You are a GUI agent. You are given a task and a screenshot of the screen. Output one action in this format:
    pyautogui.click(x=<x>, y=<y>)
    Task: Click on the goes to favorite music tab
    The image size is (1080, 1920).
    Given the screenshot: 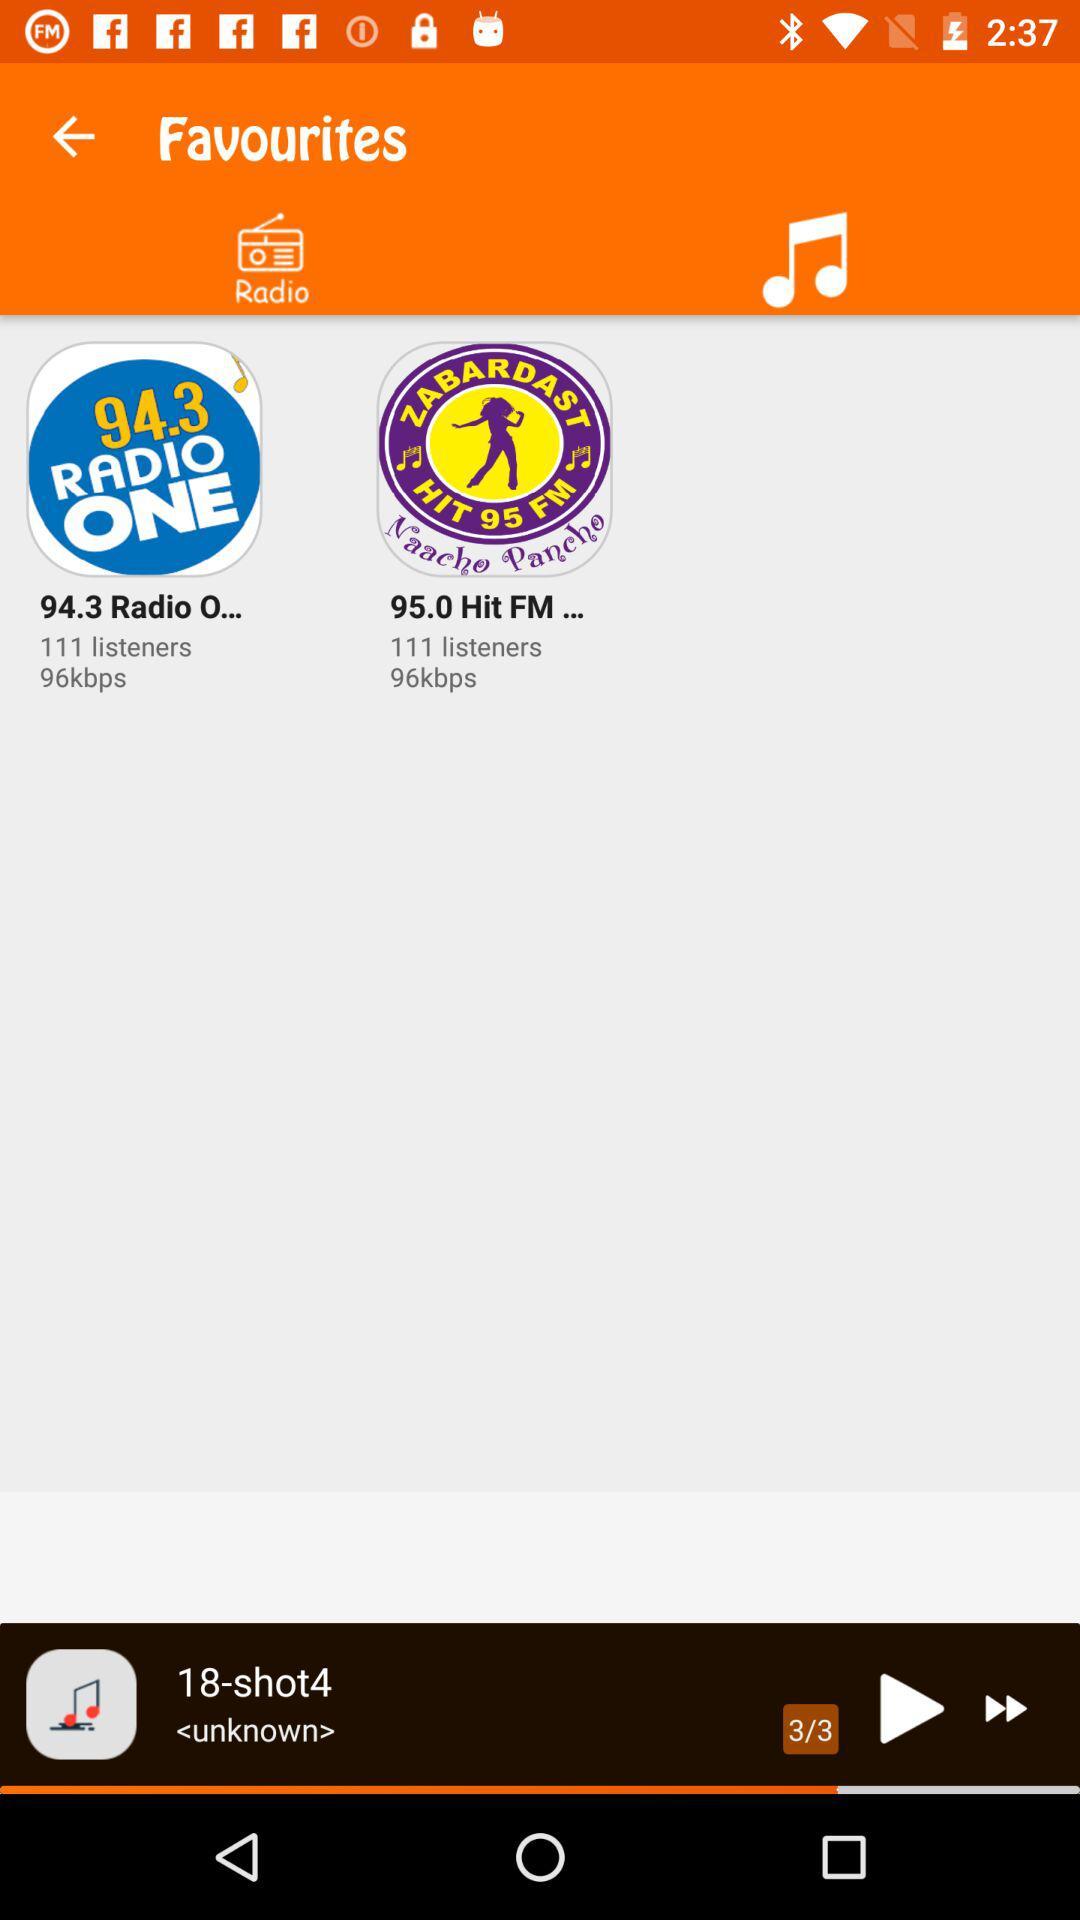 What is the action you would take?
    pyautogui.click(x=810, y=251)
    